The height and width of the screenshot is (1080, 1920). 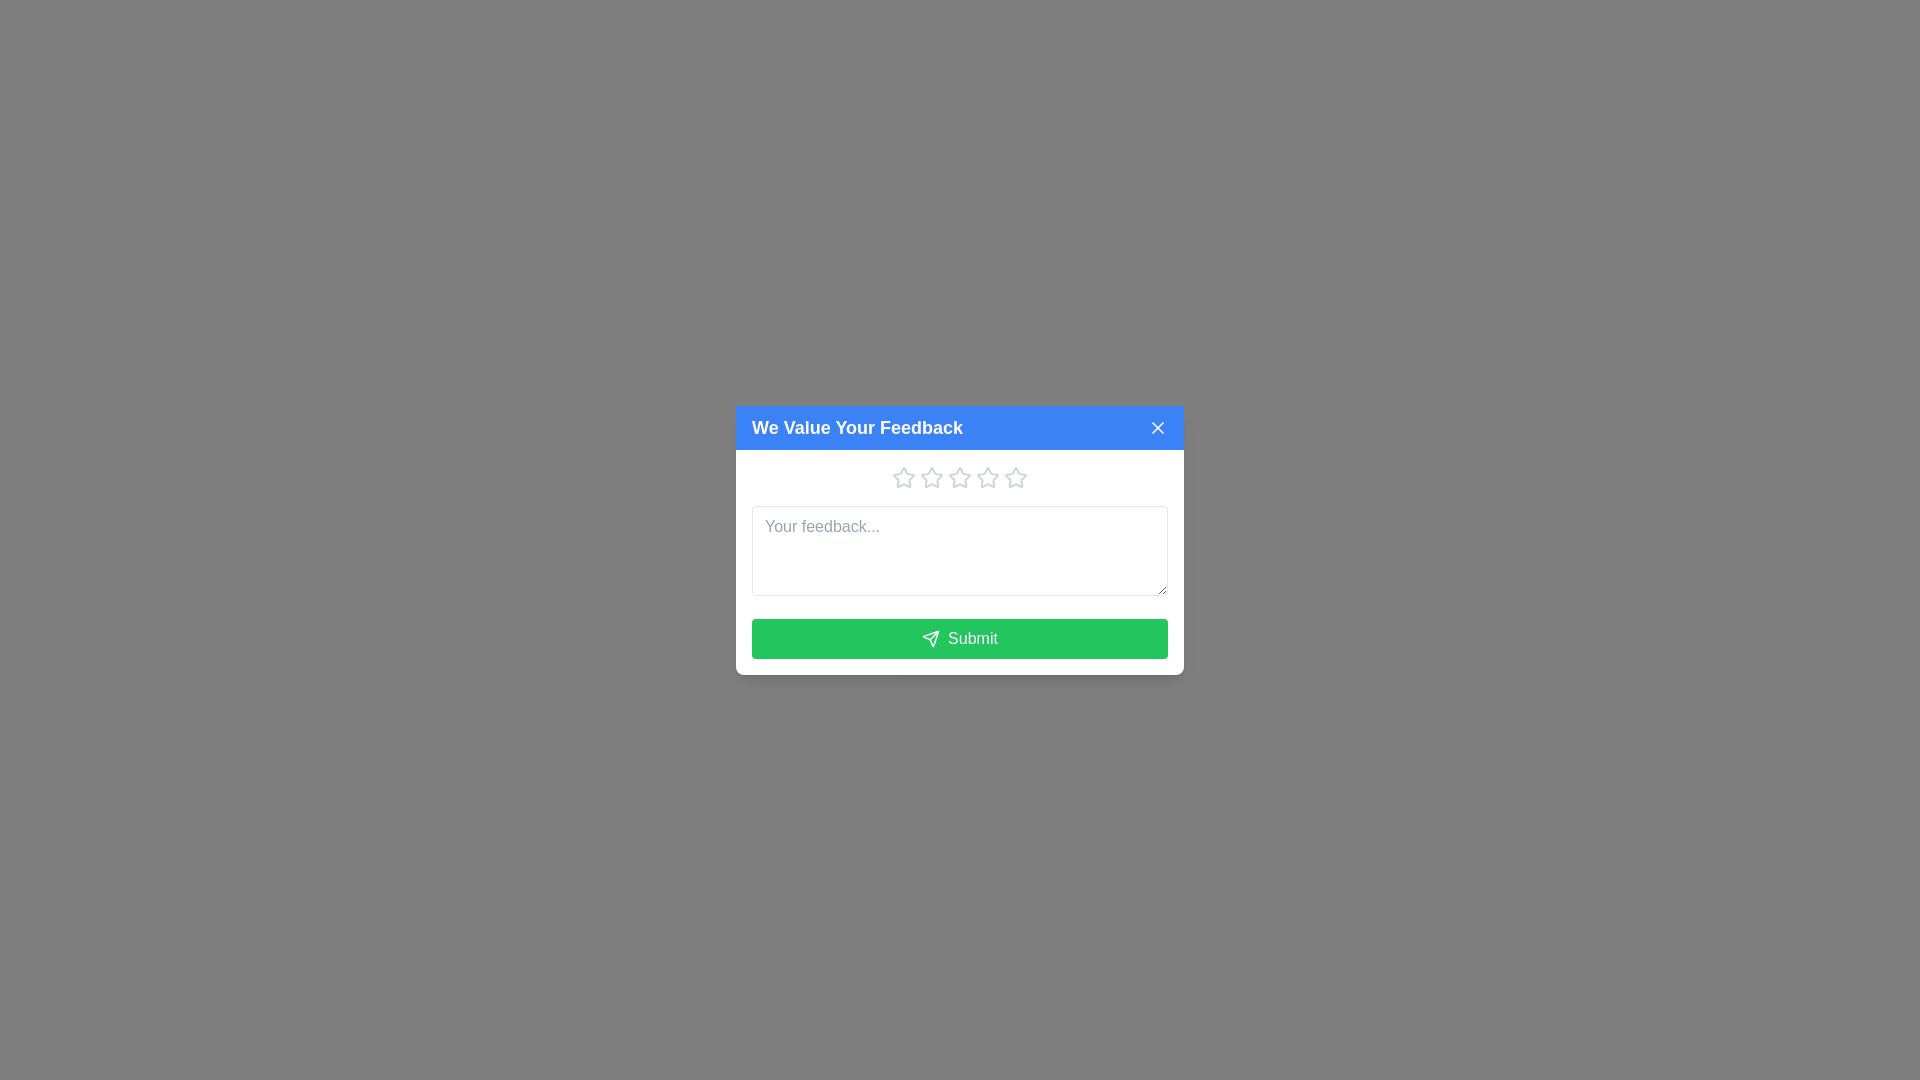 I want to click on the Header bar that displays 'We Value Your Feedback' with a blue background and white text, located at the top of the feedback form, so click(x=960, y=426).